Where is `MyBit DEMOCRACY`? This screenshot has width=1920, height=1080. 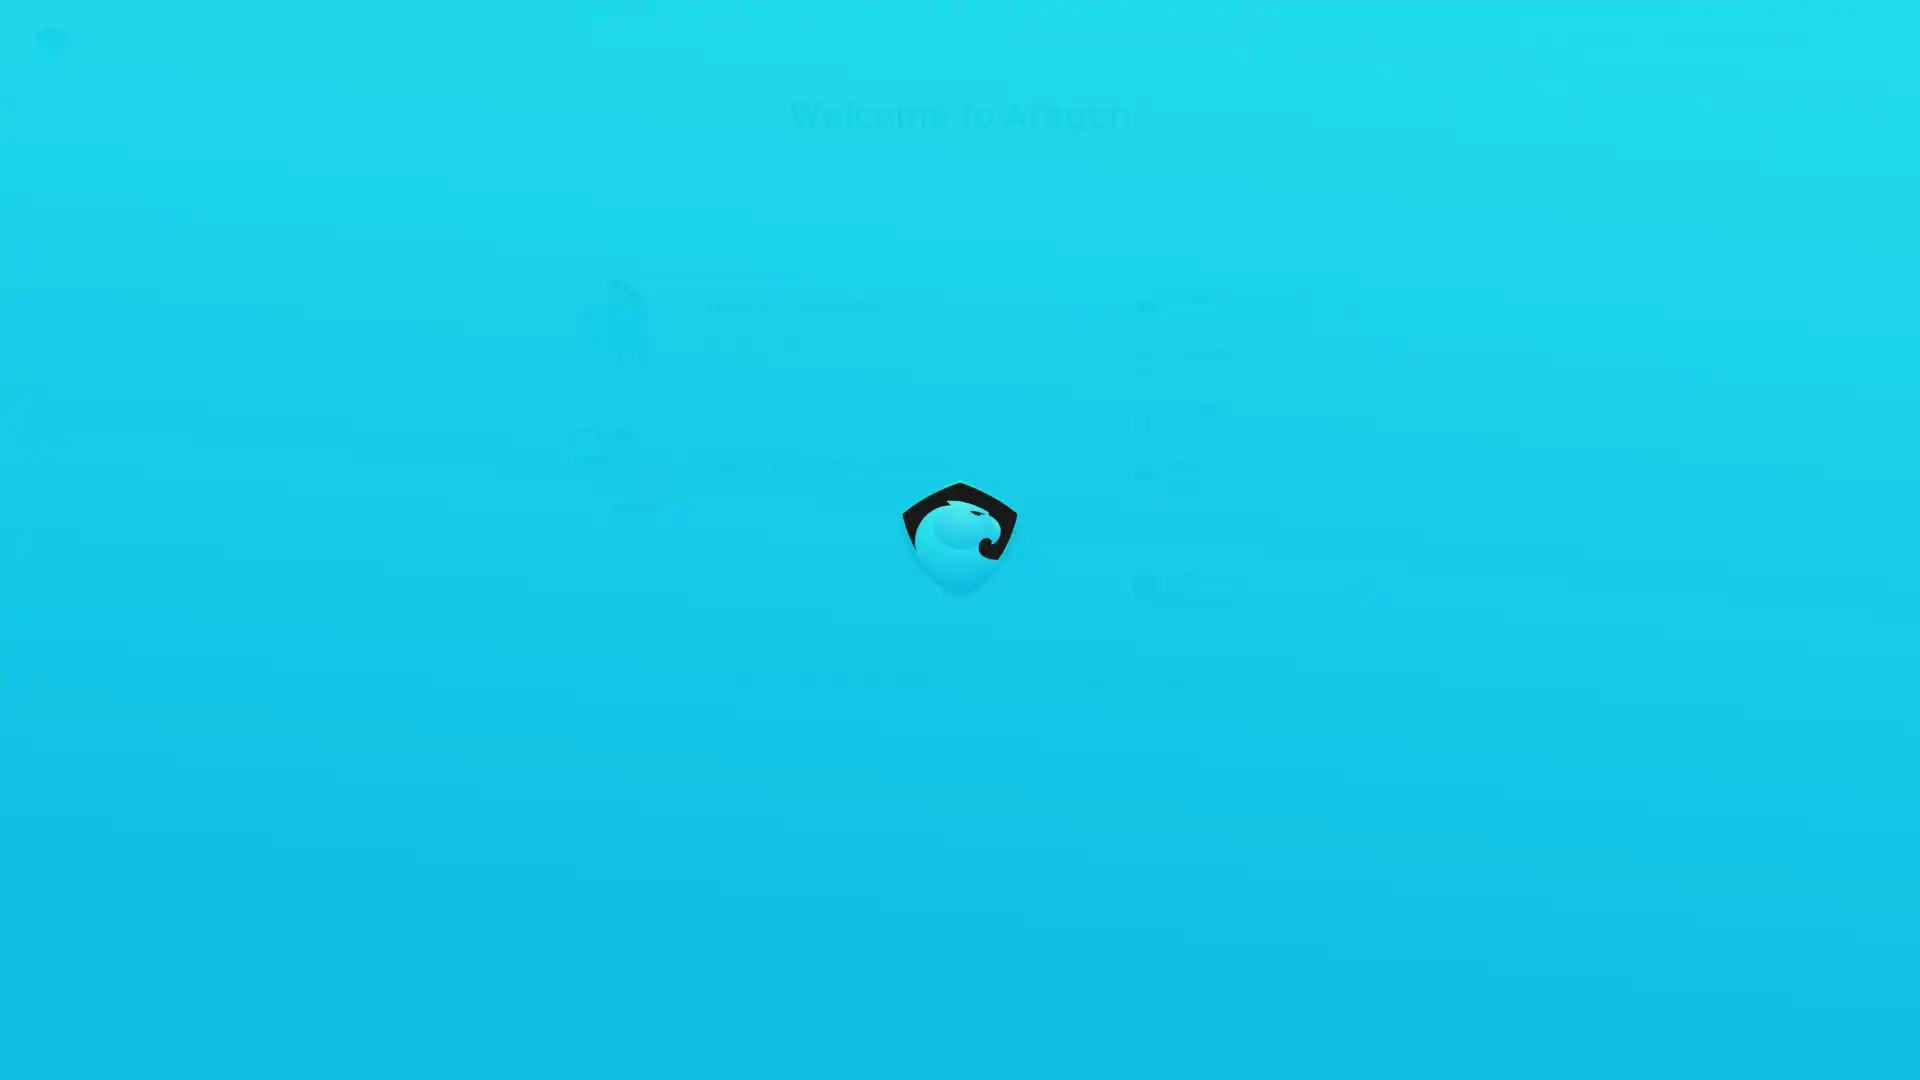 MyBit DEMOCRACY is located at coordinates (1227, 474).